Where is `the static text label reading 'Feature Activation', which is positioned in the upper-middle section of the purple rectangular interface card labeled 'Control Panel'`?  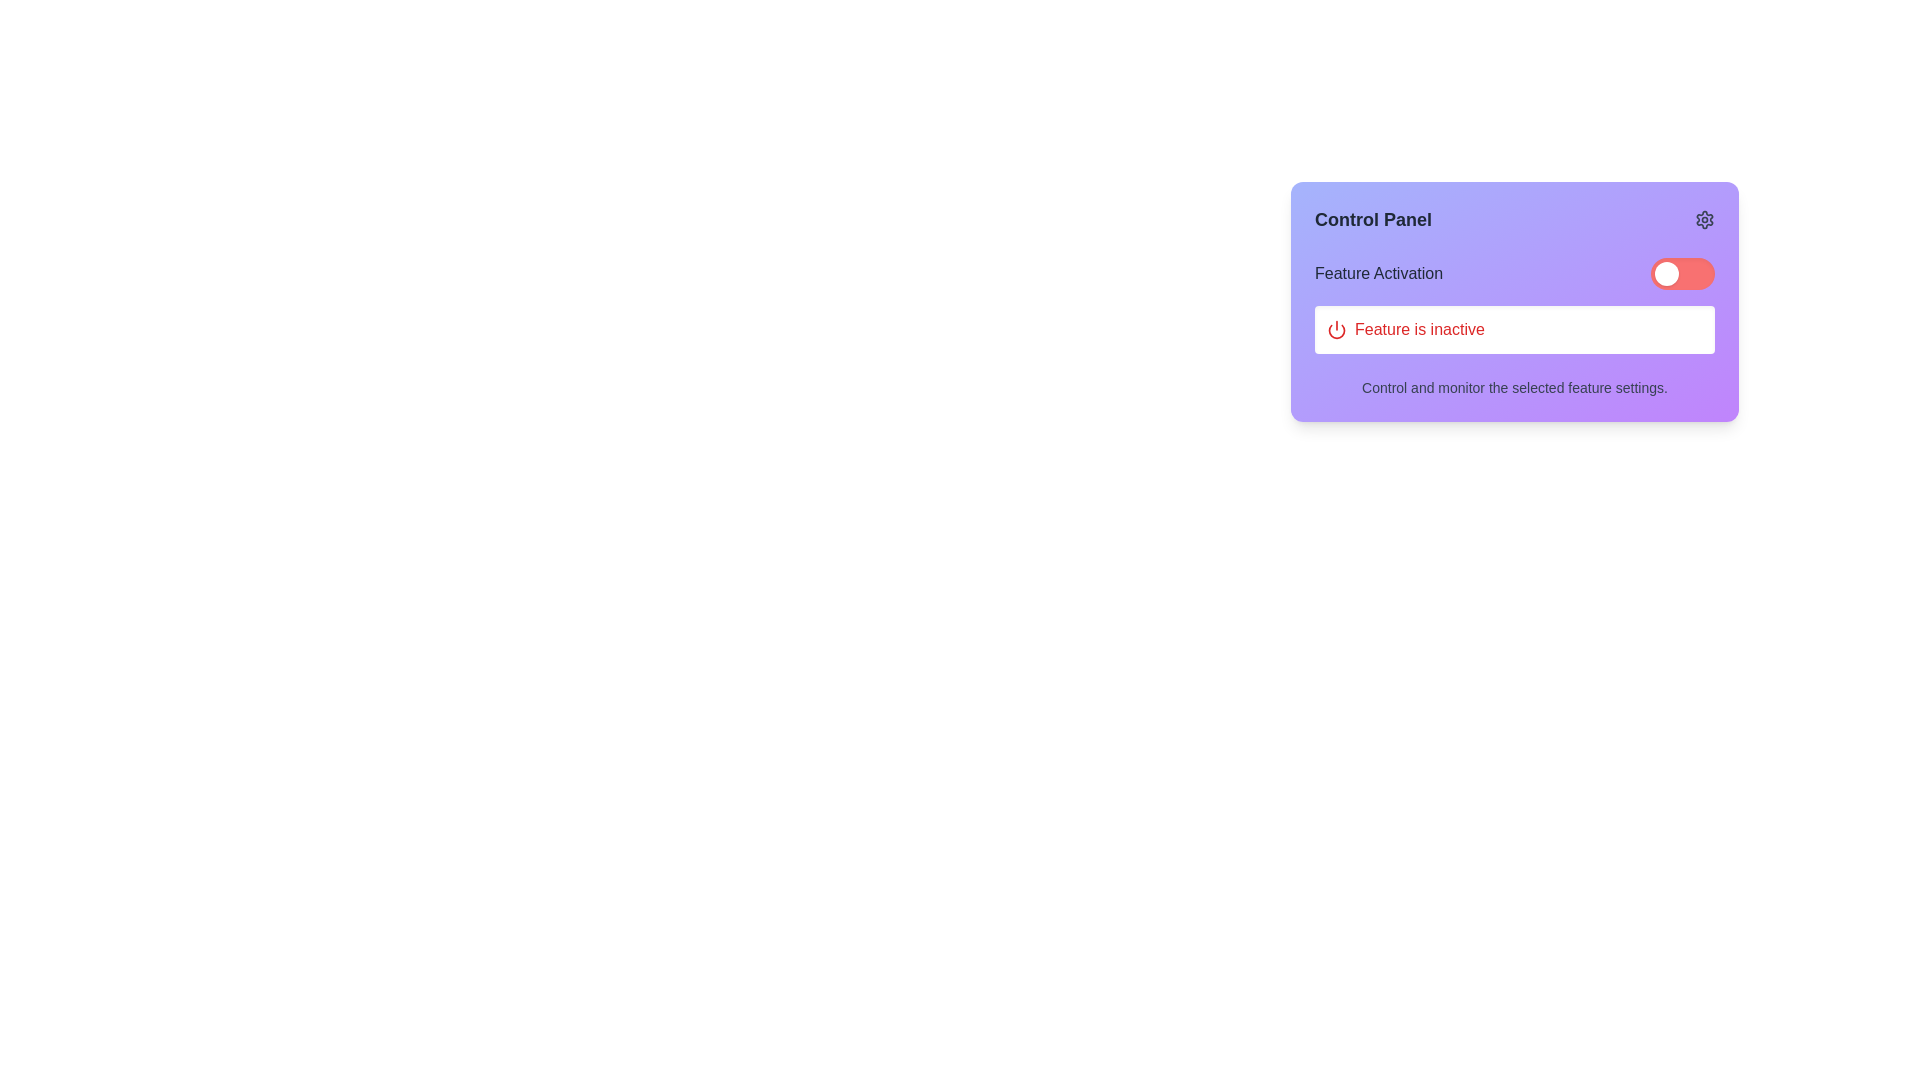 the static text label reading 'Feature Activation', which is positioned in the upper-middle section of the purple rectangular interface card labeled 'Control Panel' is located at coordinates (1377, 273).